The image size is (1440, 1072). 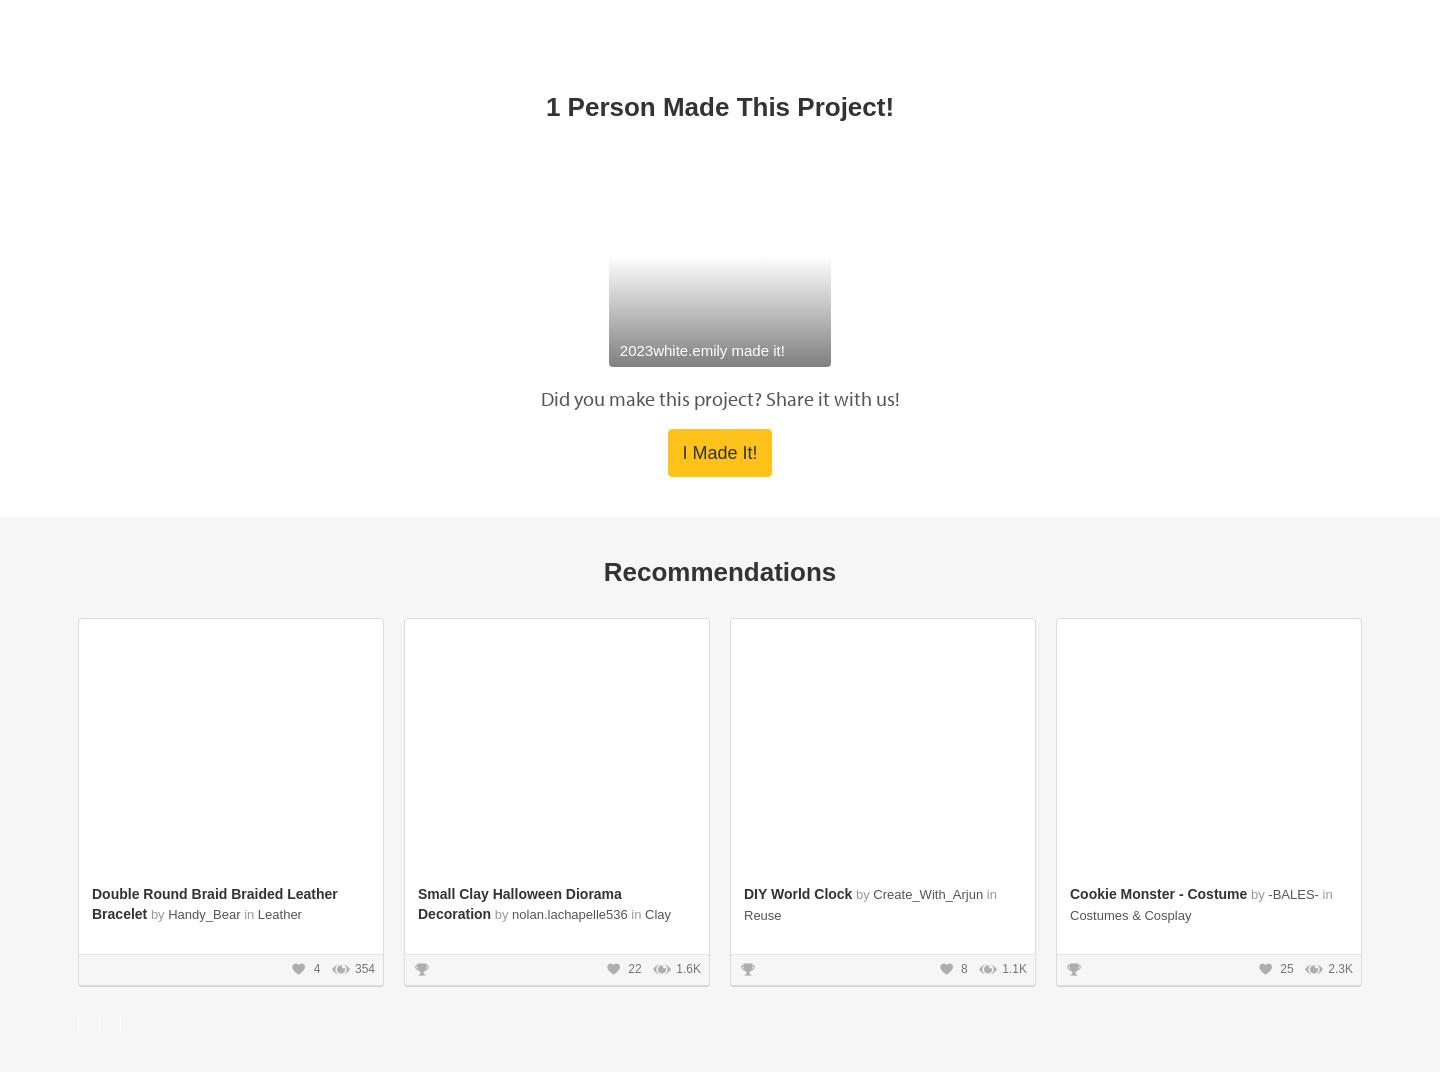 What do you see at coordinates (355, 842) in the screenshot?
I see `'Please be positive and constructive.'` at bounding box center [355, 842].